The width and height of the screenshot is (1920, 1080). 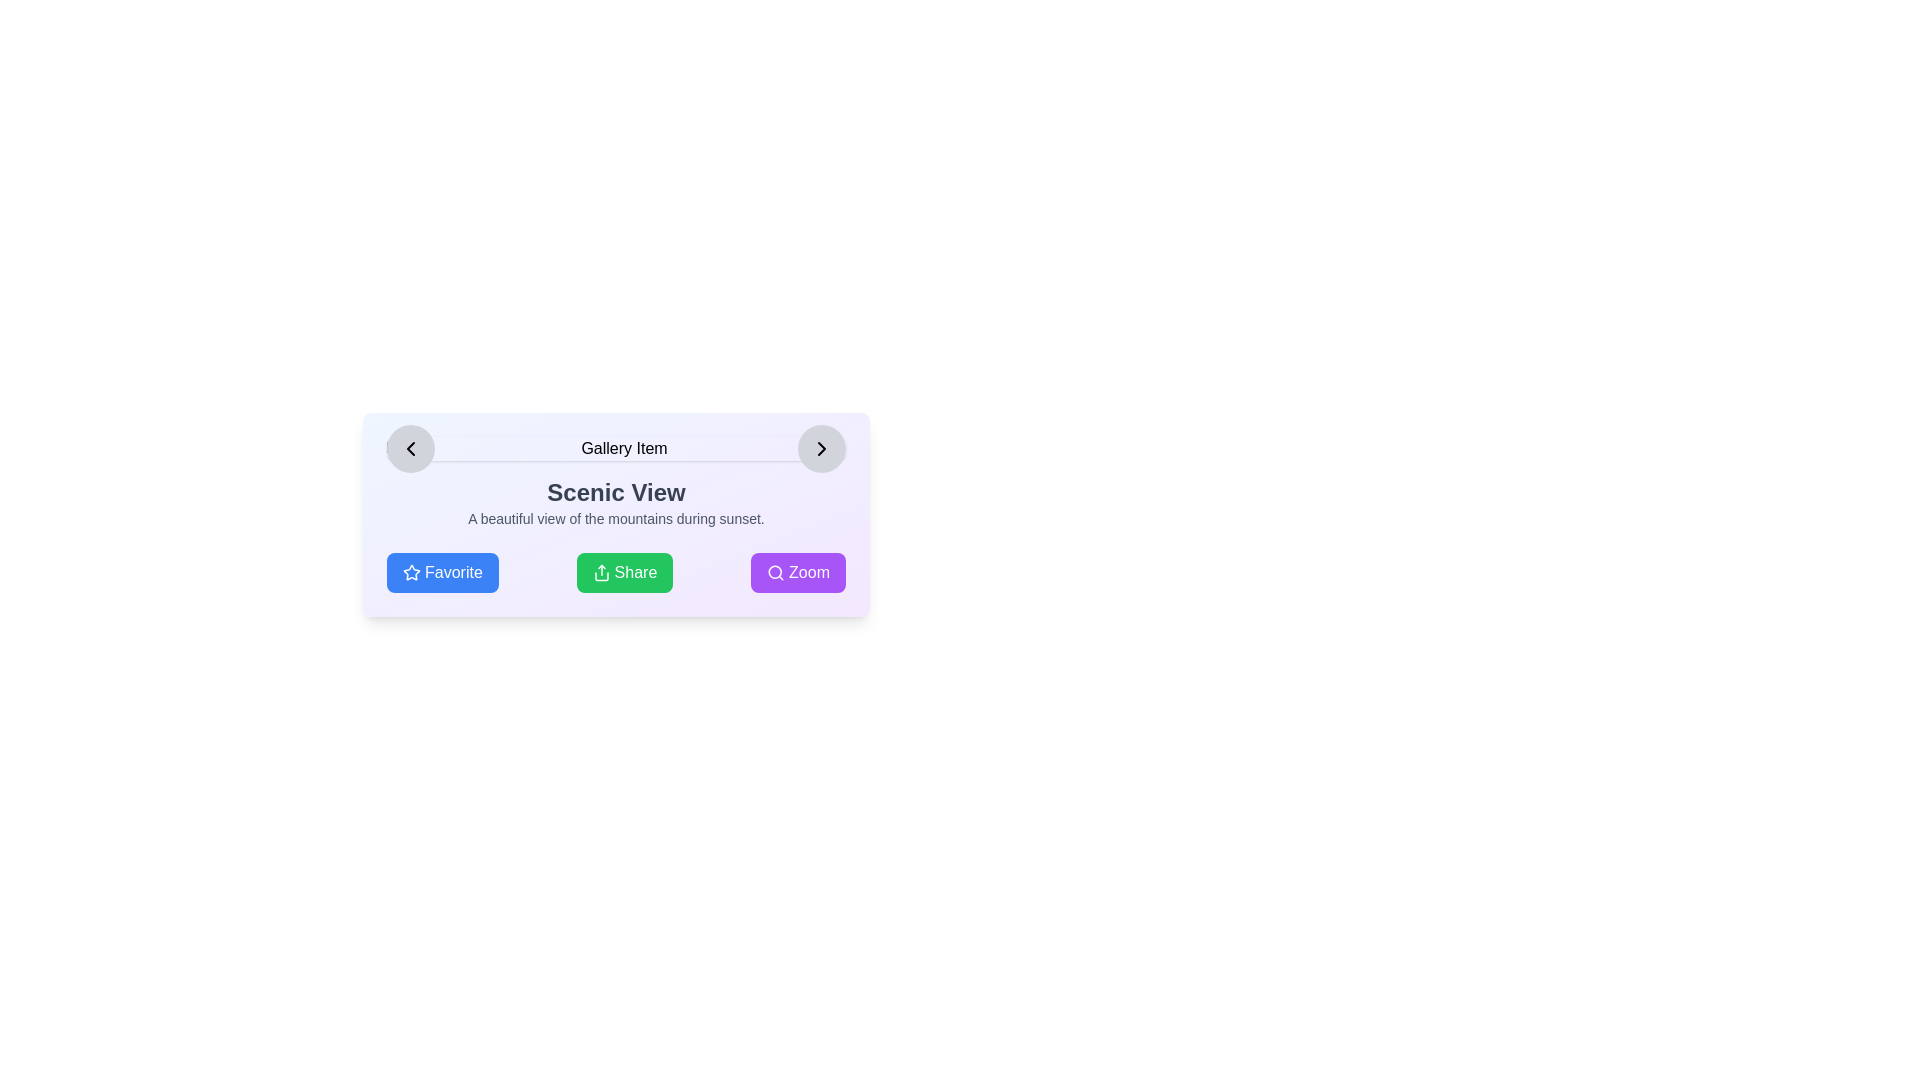 What do you see at coordinates (821, 447) in the screenshot?
I see `the circular grey button with a right-pointing black chevron` at bounding box center [821, 447].